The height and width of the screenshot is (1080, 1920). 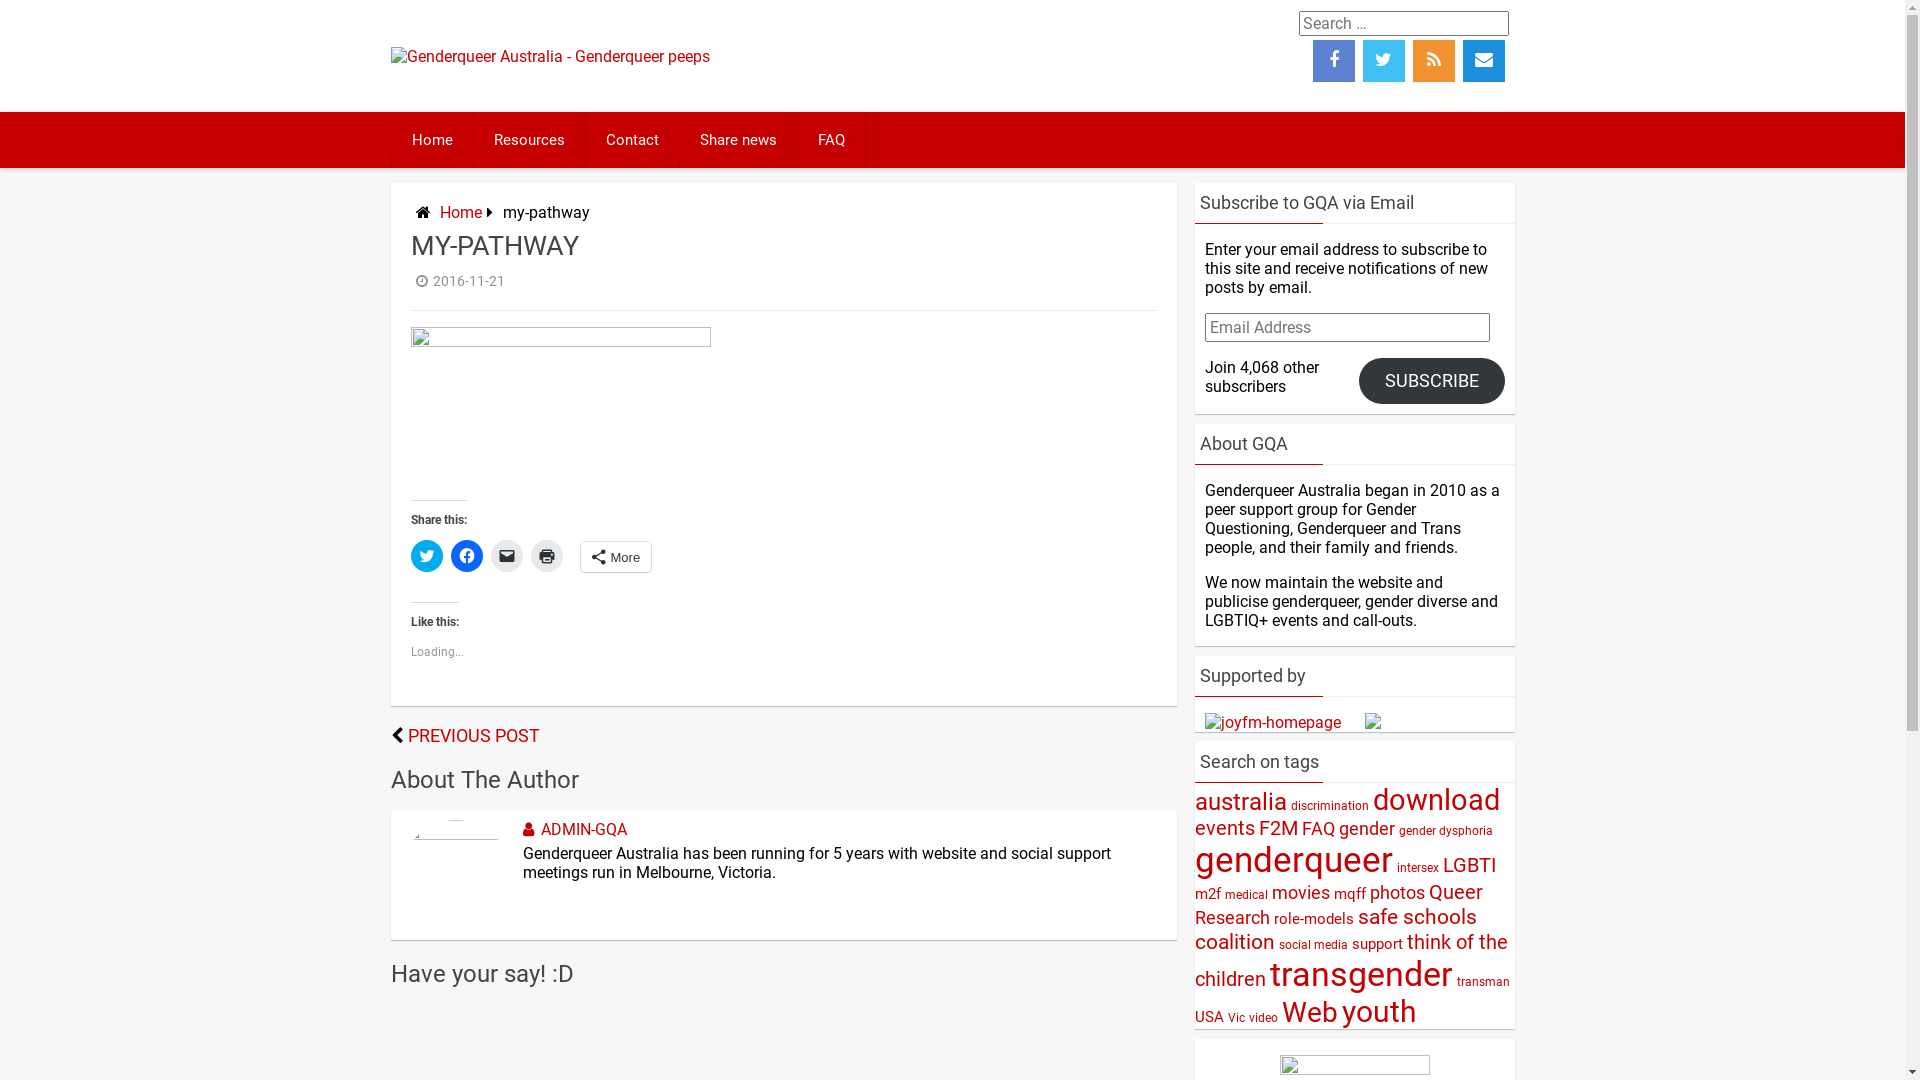 I want to click on 'Twitter', so click(x=1382, y=60).